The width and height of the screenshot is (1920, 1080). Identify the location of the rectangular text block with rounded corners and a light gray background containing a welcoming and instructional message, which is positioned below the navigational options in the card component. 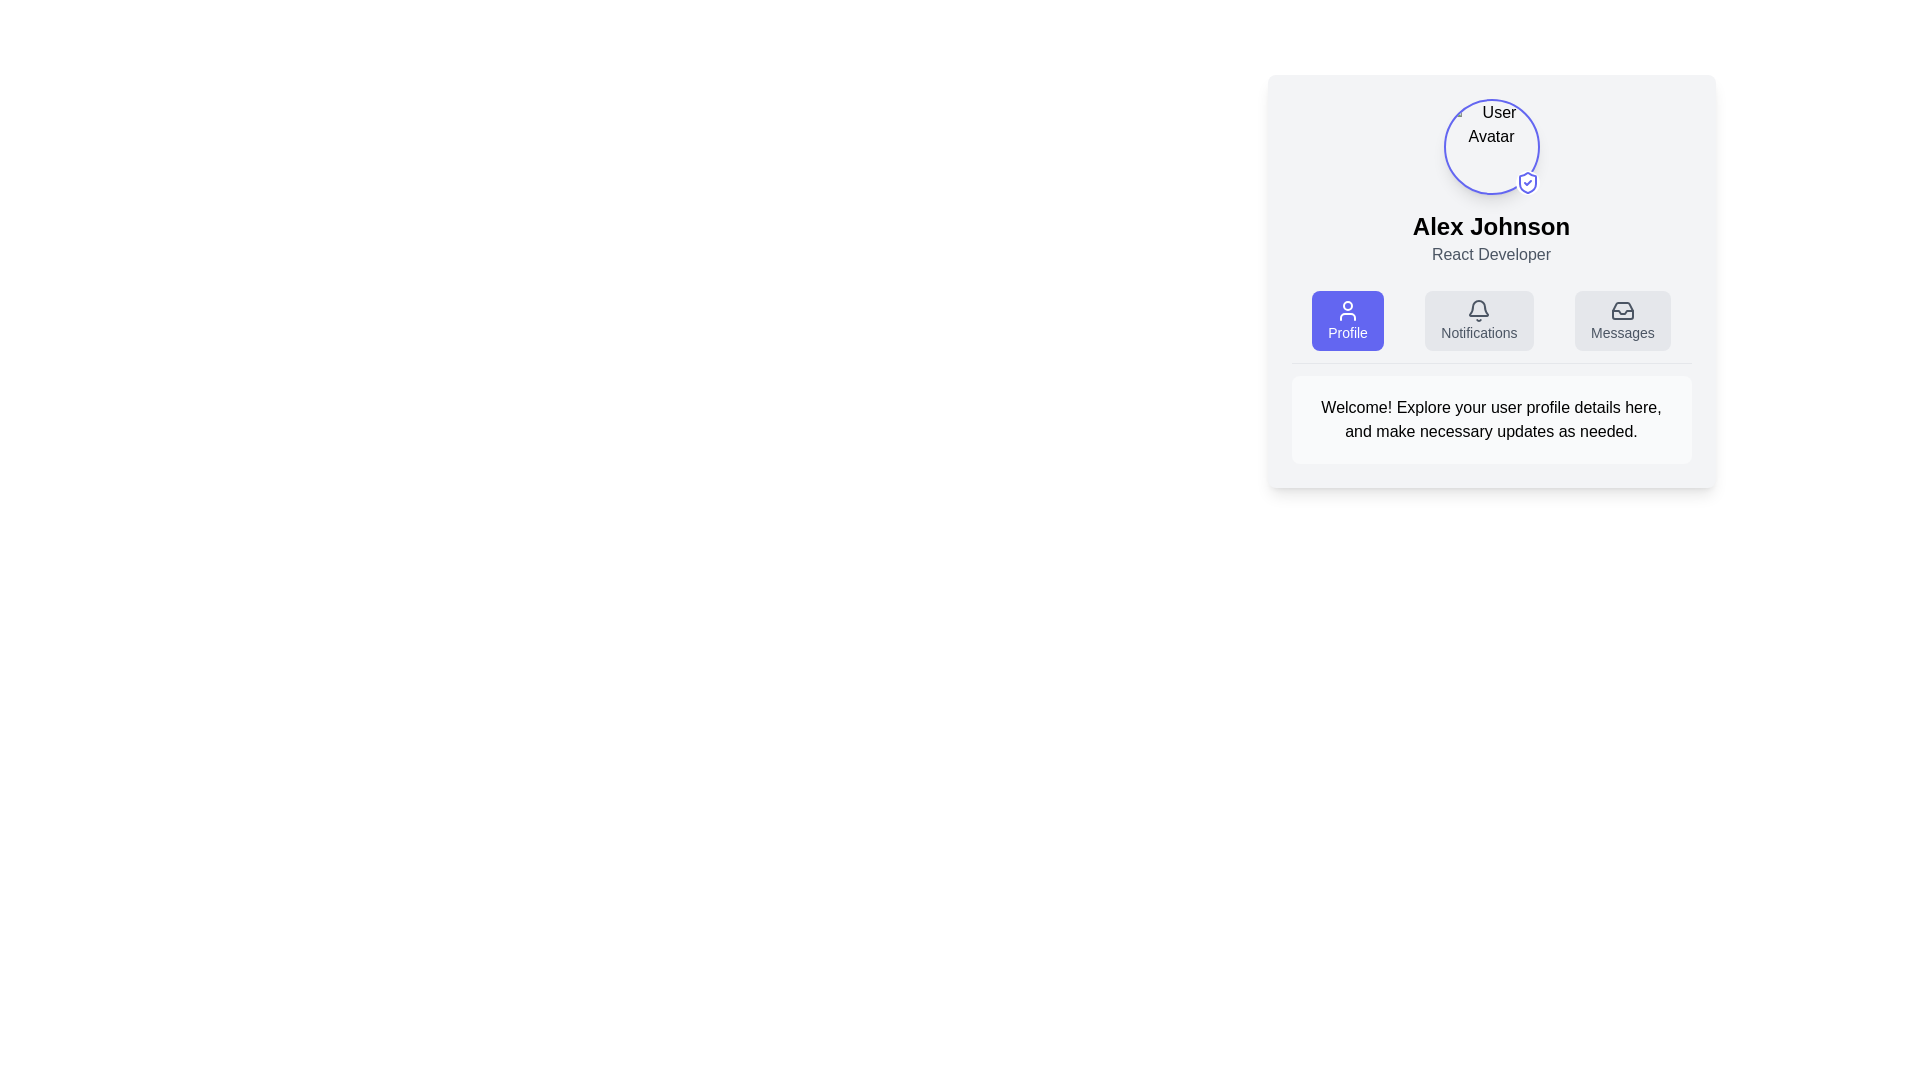
(1491, 419).